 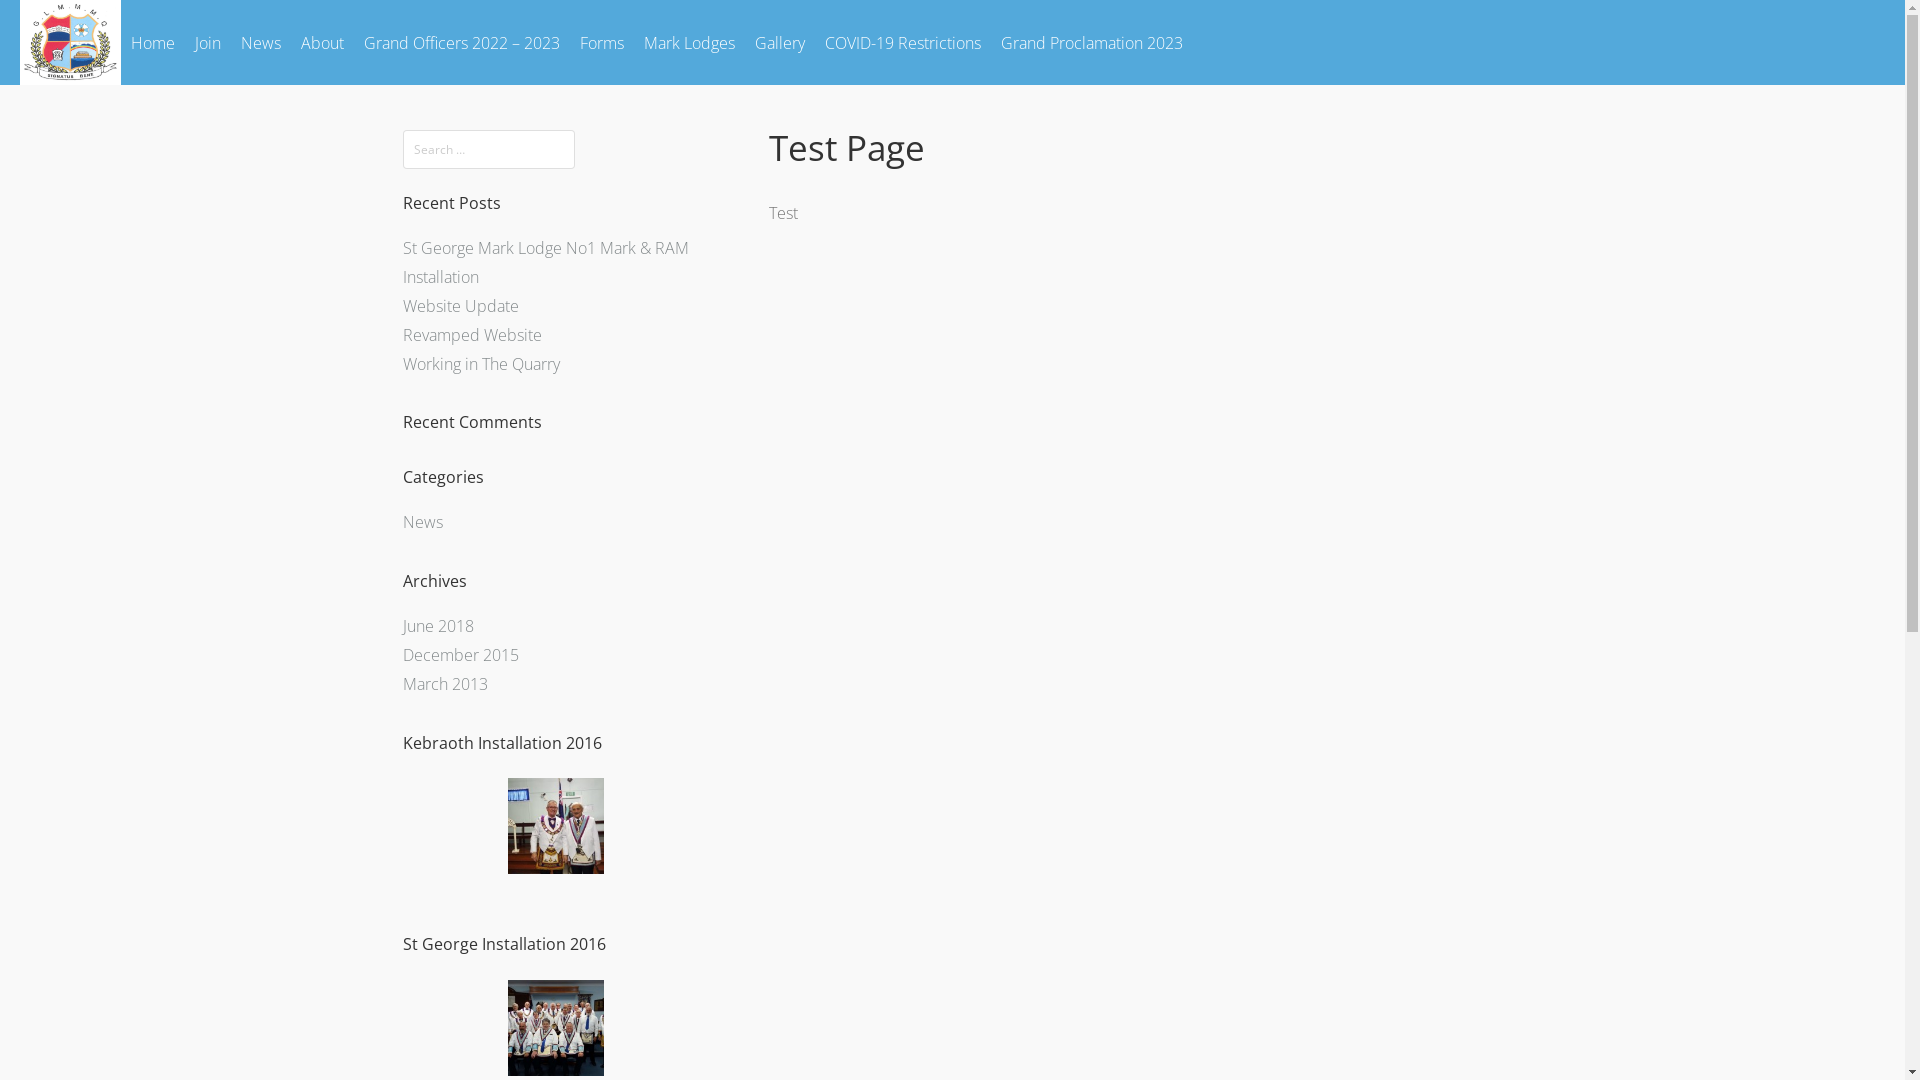 I want to click on 'Forms', so click(x=600, y=42).